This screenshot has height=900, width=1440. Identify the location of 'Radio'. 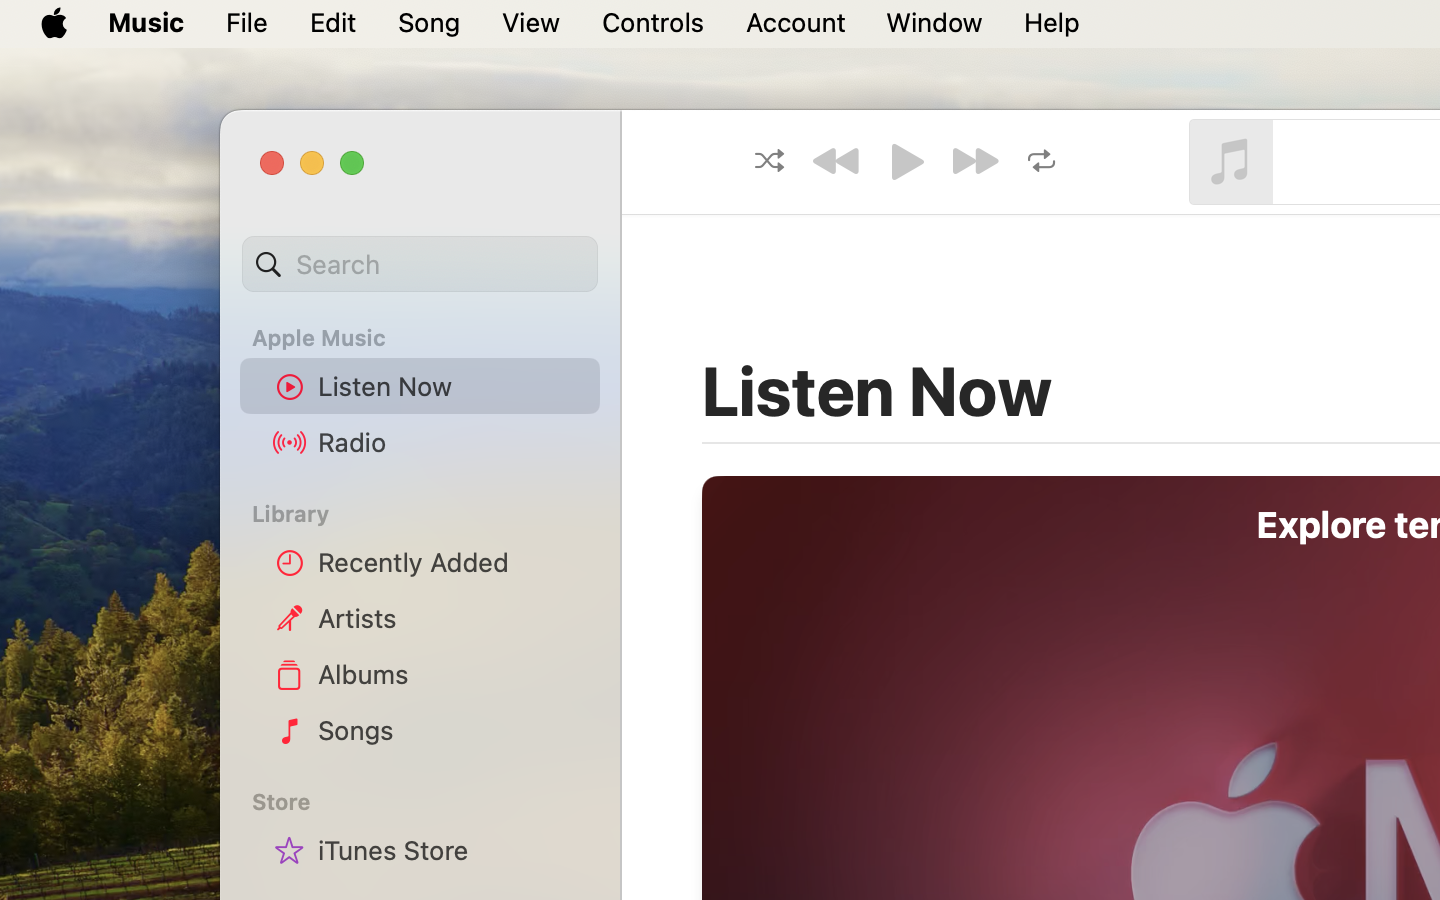
(451, 441).